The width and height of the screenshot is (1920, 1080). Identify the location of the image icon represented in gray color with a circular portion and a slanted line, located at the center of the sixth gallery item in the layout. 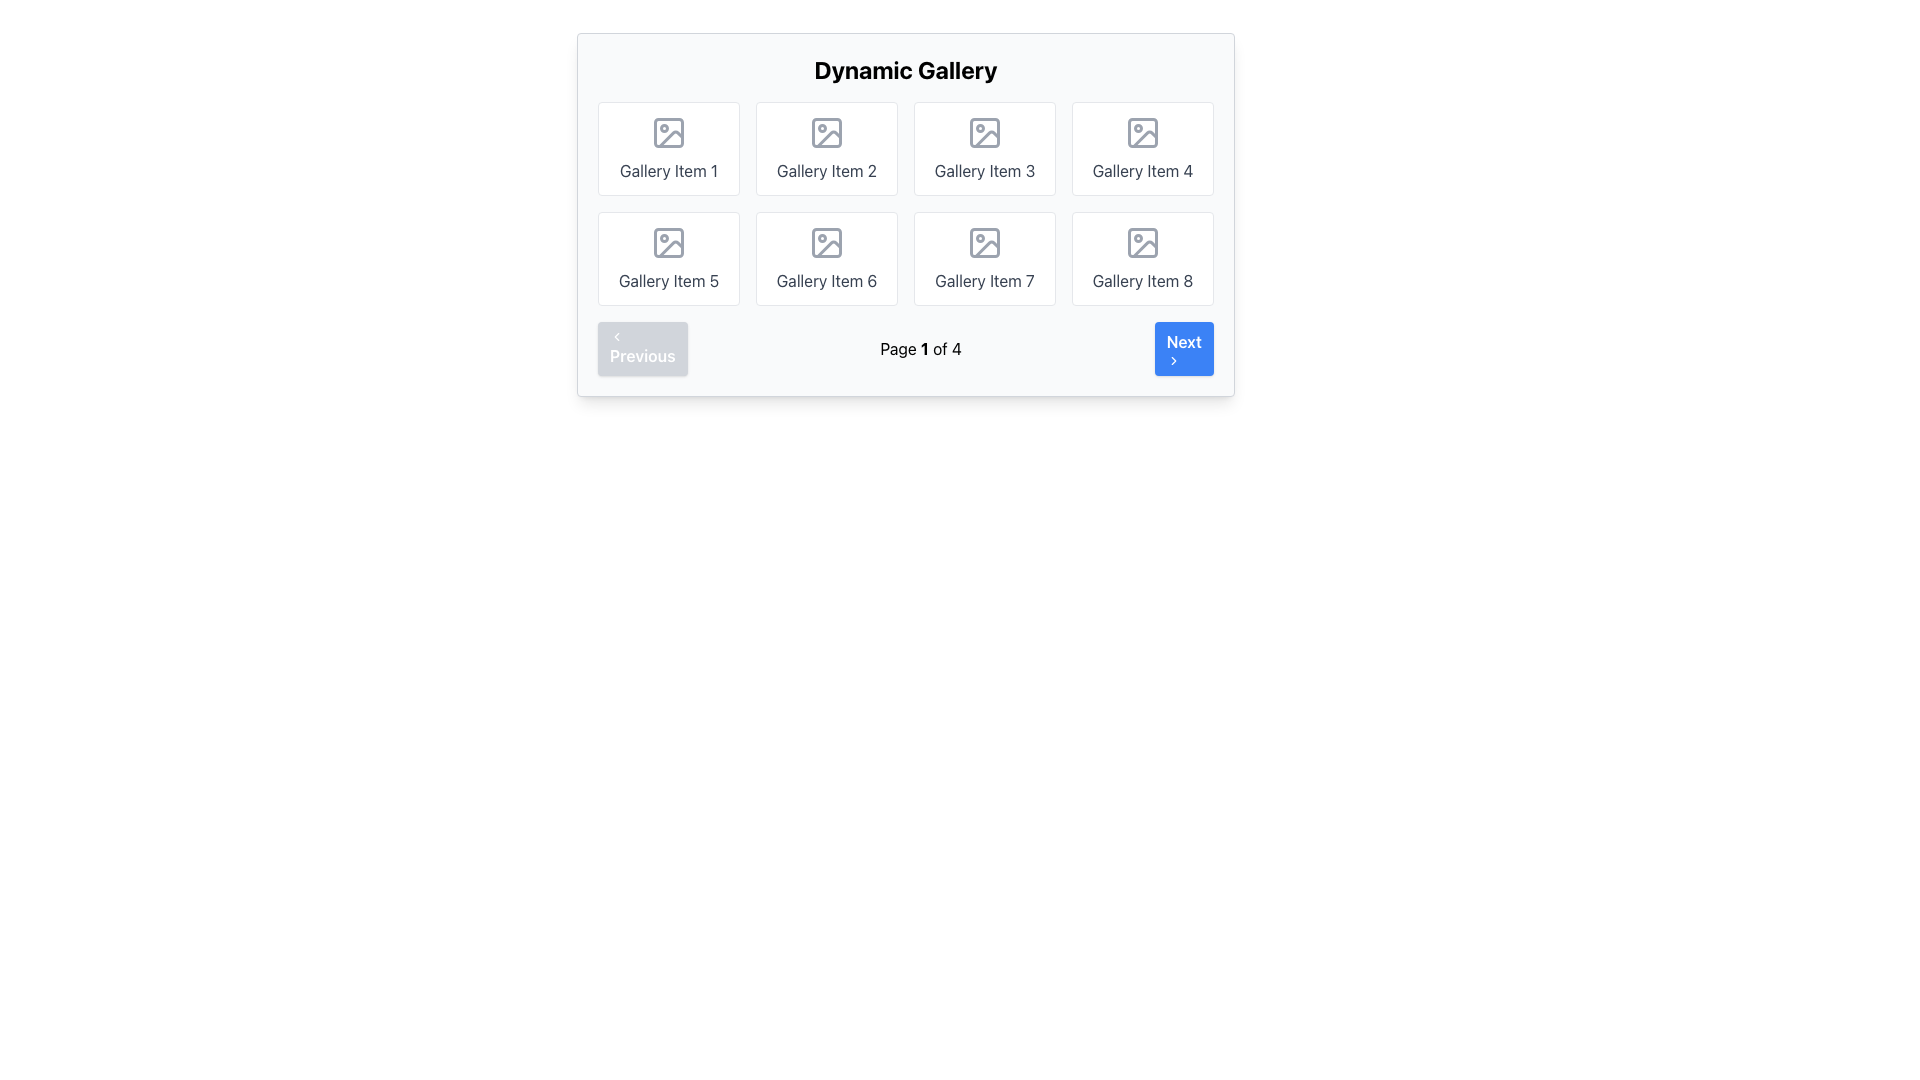
(826, 242).